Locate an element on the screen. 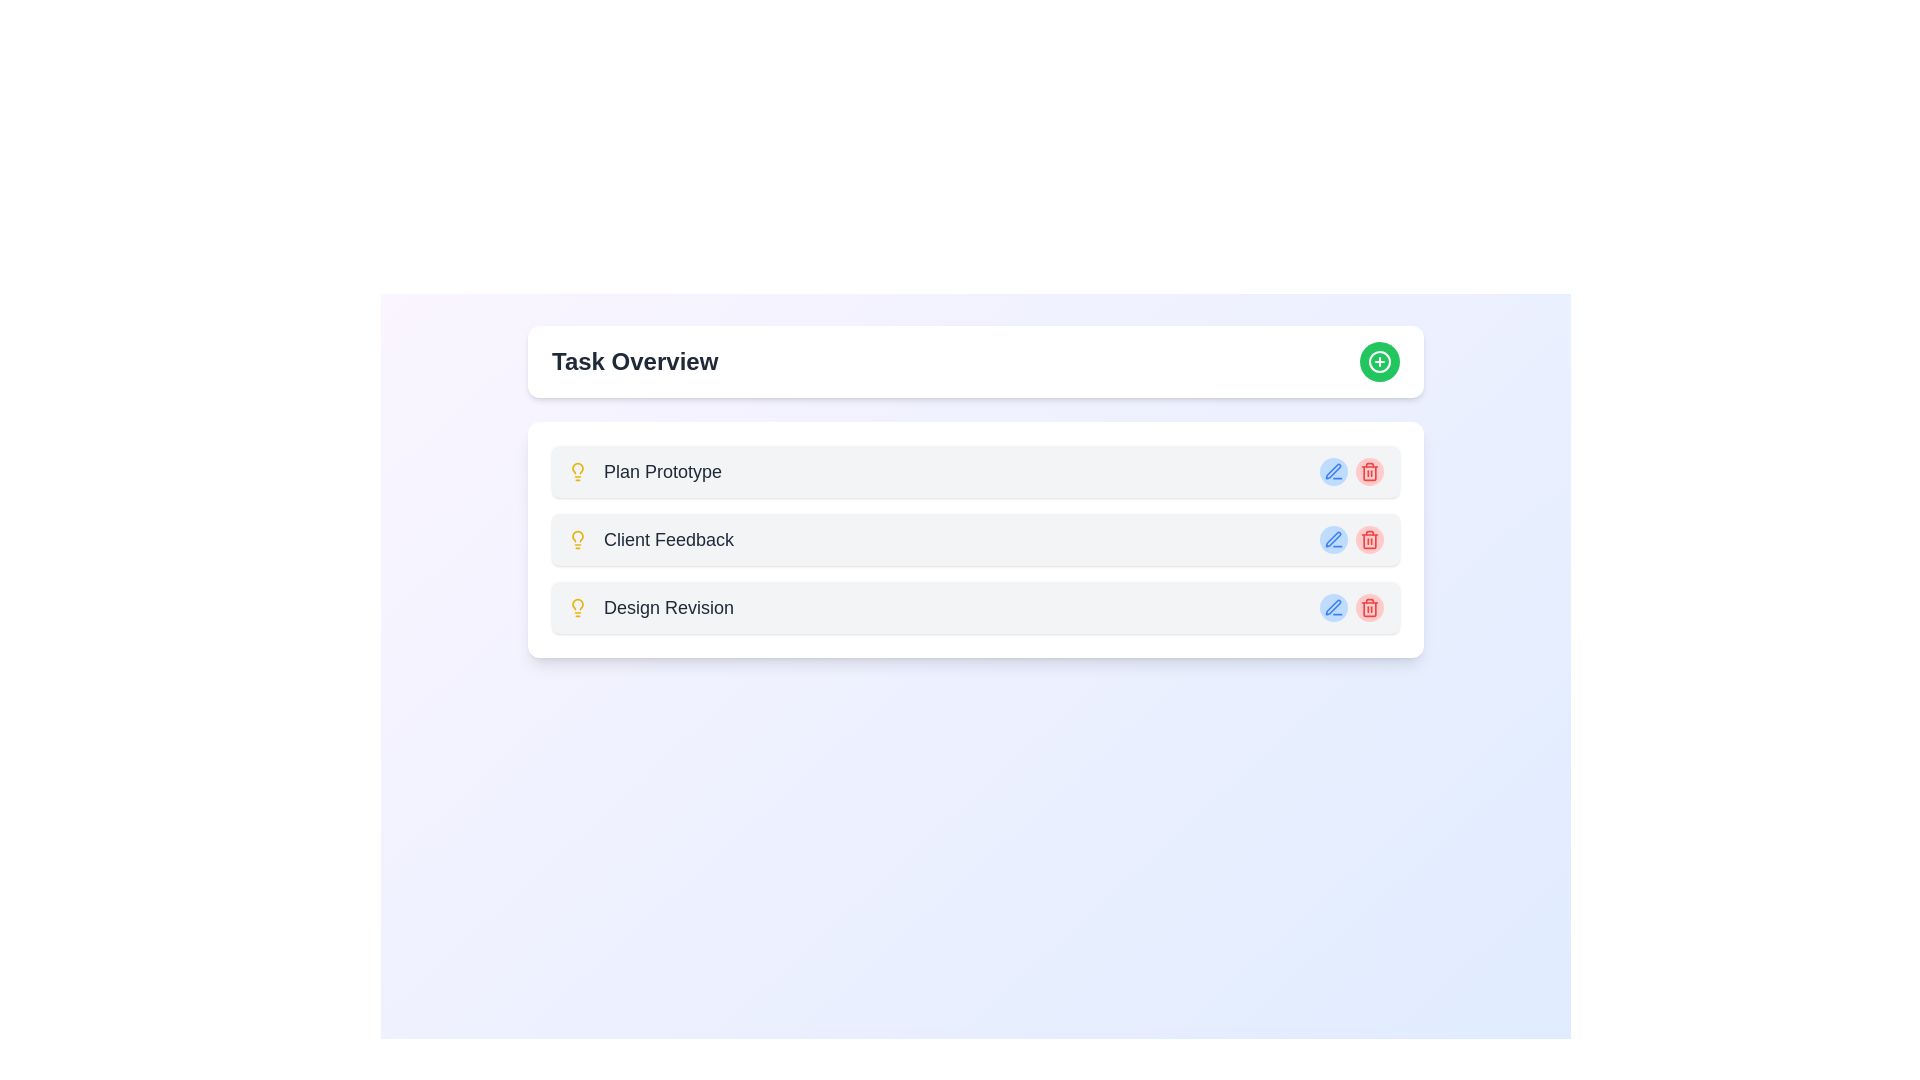 The height and width of the screenshot is (1080, 1920). the vertical element of the red trash can icon located towards the middle-right, slightly inward is located at coordinates (1368, 540).